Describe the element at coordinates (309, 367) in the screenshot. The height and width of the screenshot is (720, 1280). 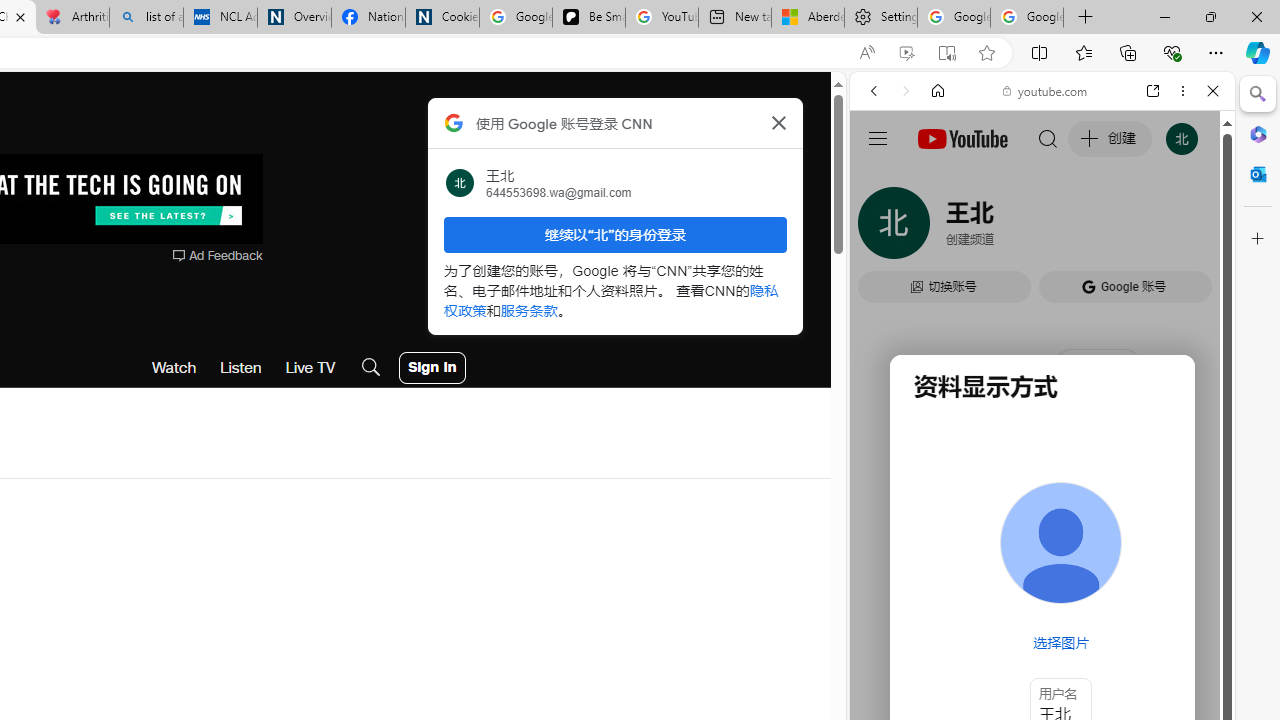
I see `'Live TV'` at that location.